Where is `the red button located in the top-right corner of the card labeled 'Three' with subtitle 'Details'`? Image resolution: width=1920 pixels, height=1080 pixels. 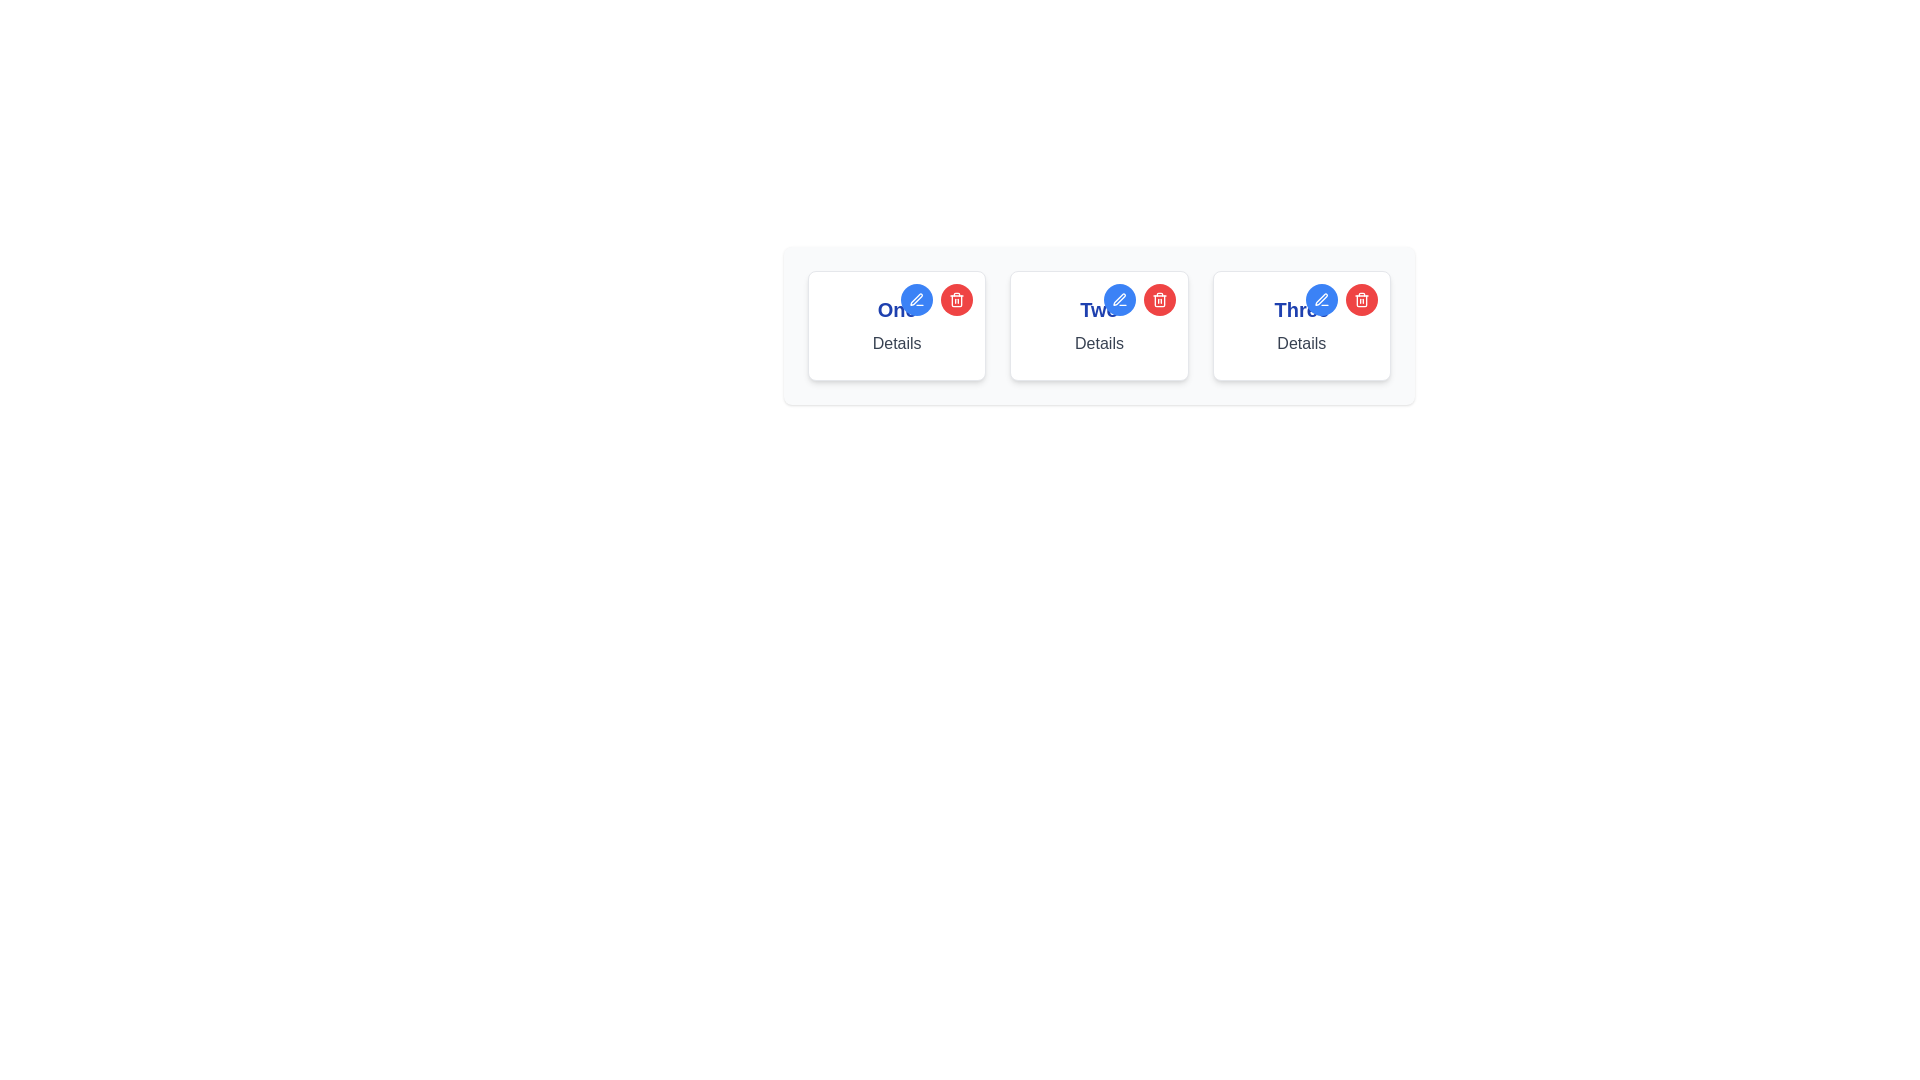 the red button located in the top-right corner of the card labeled 'Three' with subtitle 'Details' is located at coordinates (1341, 300).